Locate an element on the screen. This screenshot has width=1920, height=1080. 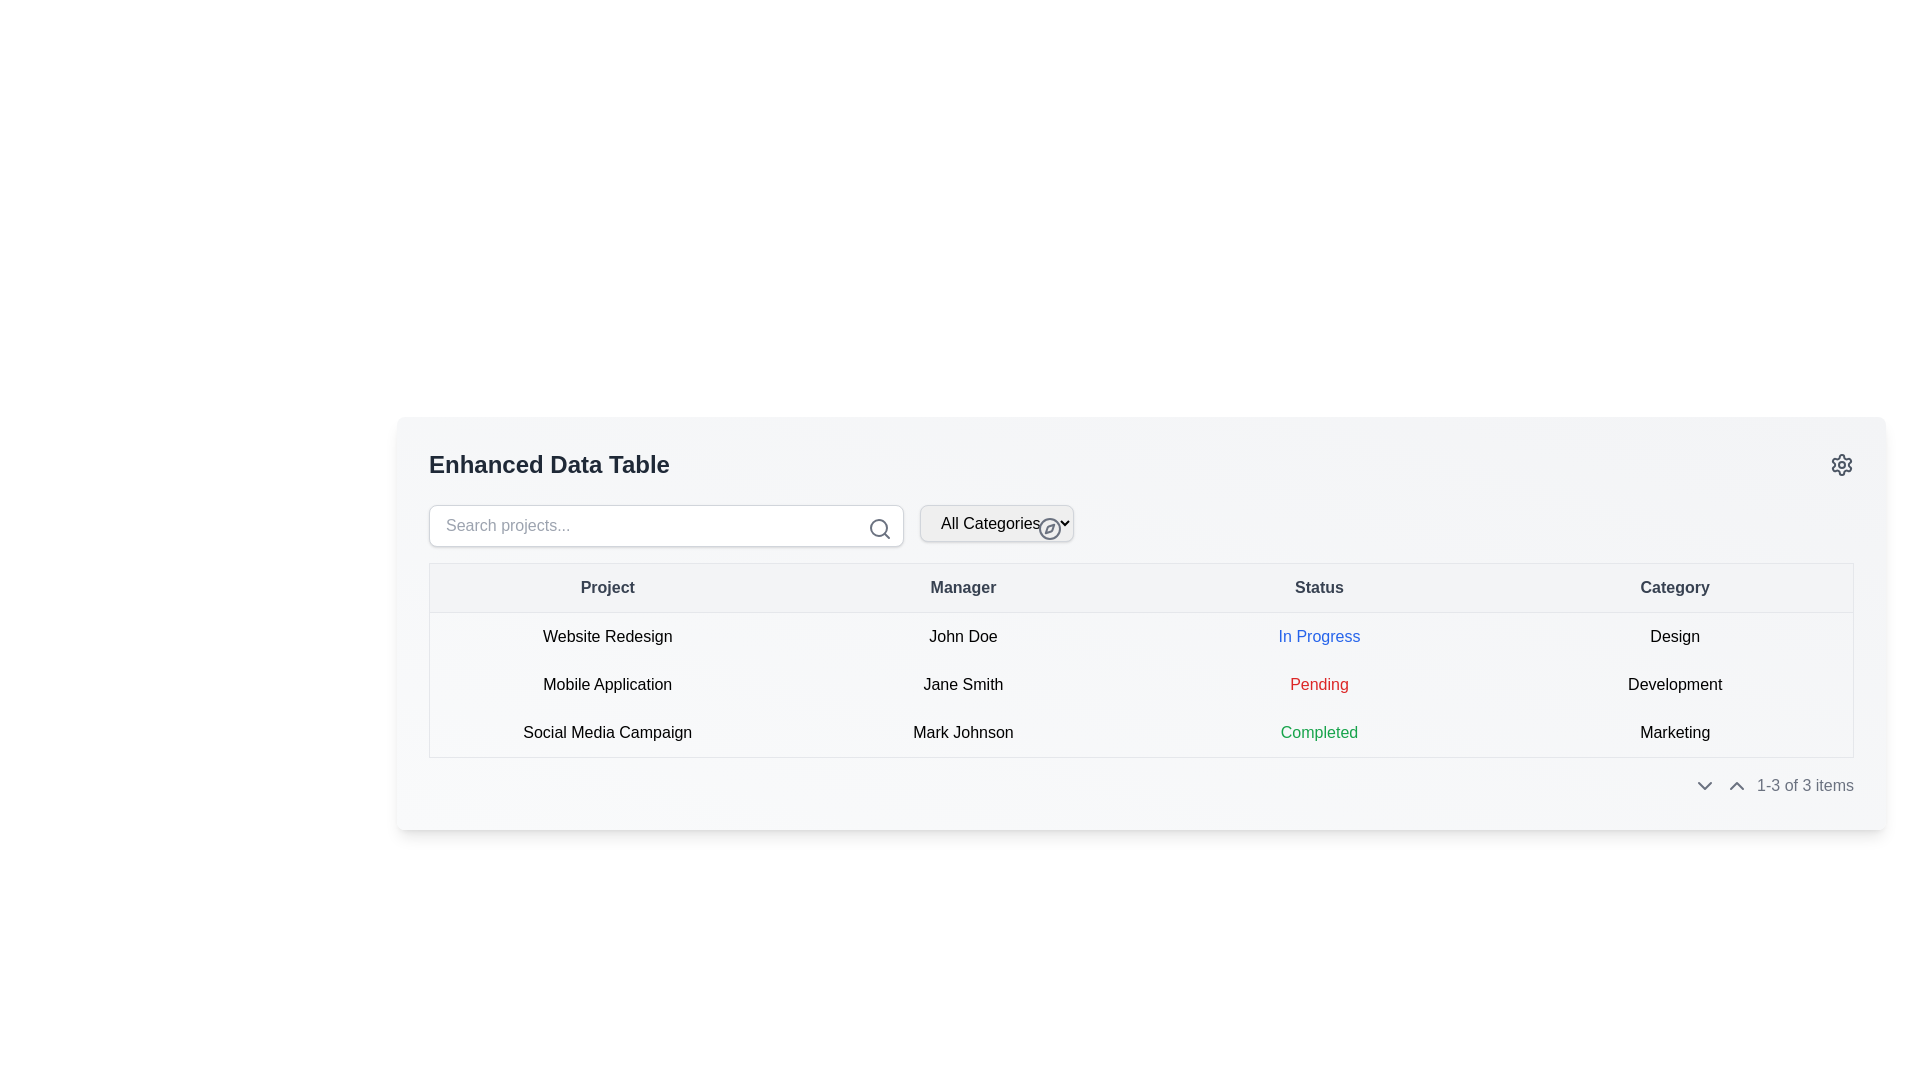
text label that serves as the heading for the 'Category' column in the table, located at the top-right corner of the table layout is located at coordinates (1675, 586).